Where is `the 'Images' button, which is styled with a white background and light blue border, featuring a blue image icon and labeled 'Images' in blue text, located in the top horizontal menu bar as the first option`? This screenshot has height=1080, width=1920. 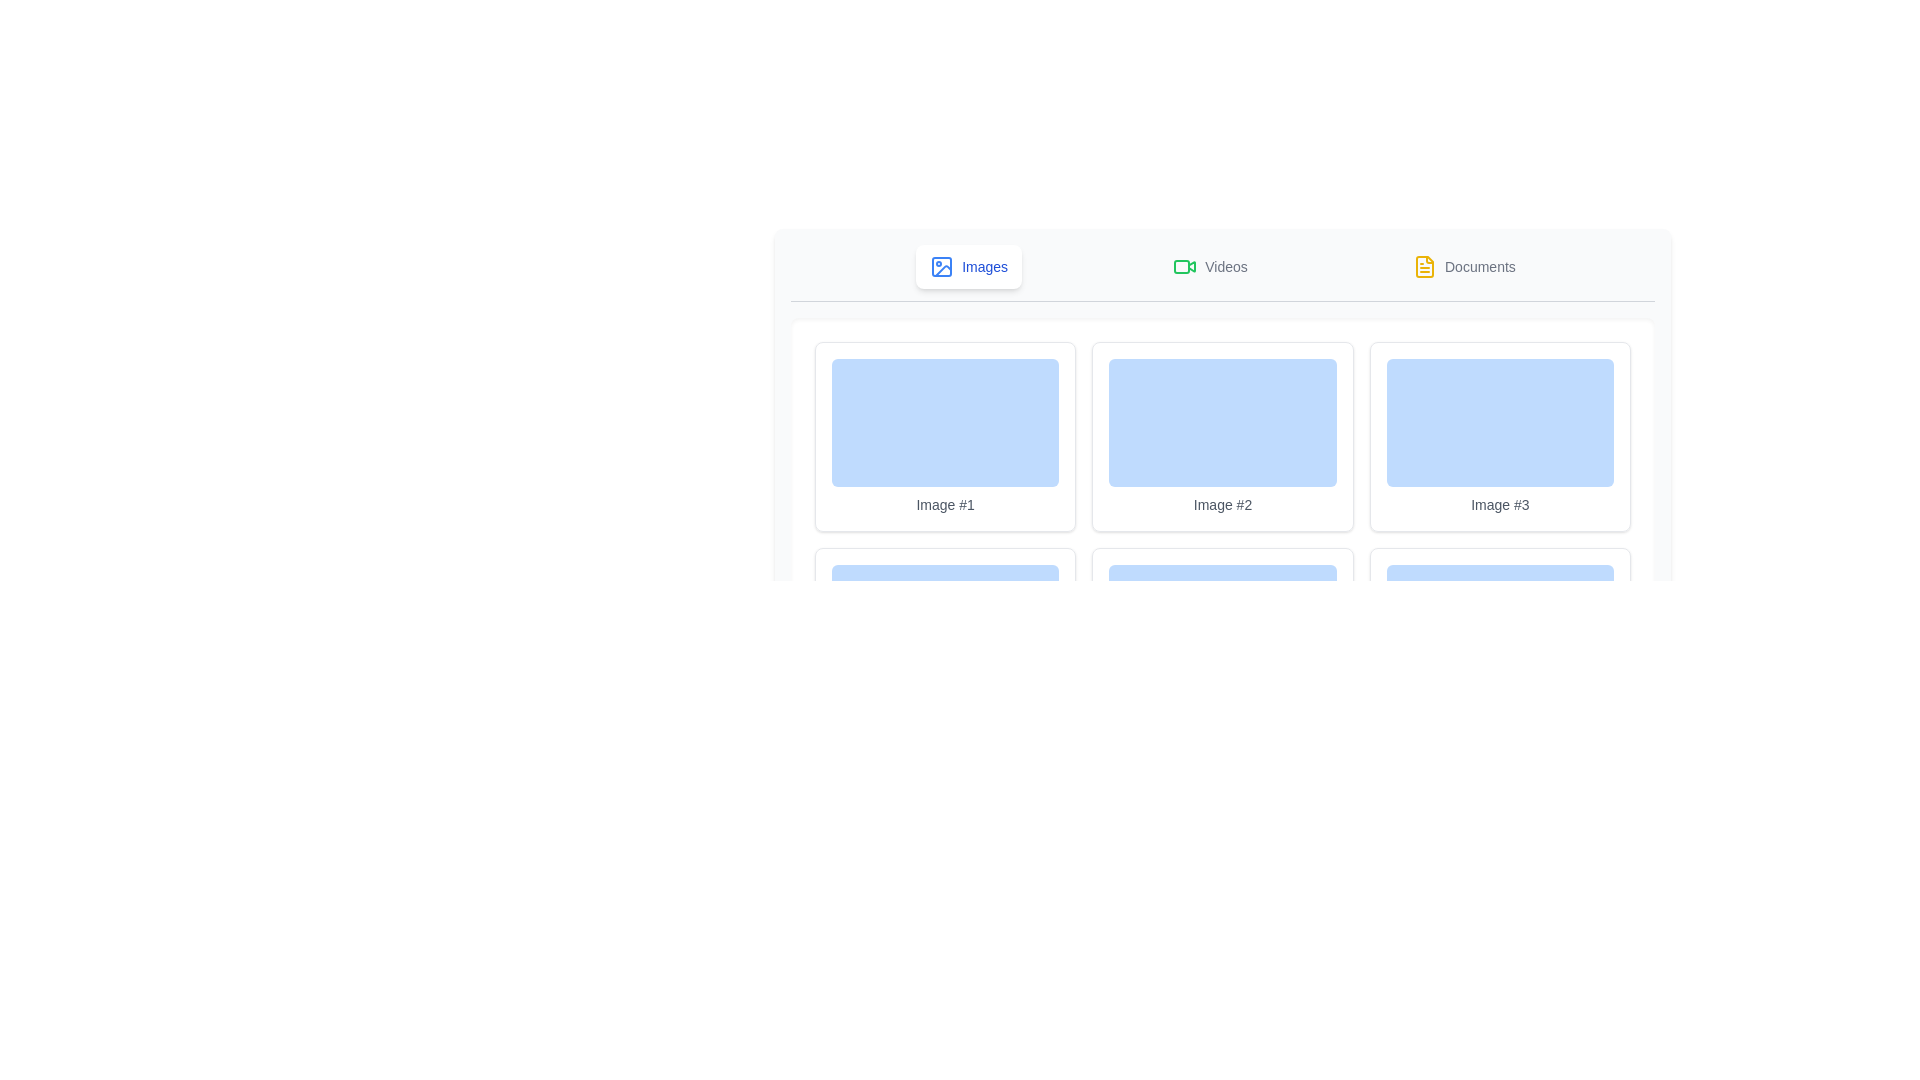
the 'Images' button, which is styled with a white background and light blue border, featuring a blue image icon and labeled 'Images' in blue text, located in the top horizontal menu bar as the first option is located at coordinates (969, 265).